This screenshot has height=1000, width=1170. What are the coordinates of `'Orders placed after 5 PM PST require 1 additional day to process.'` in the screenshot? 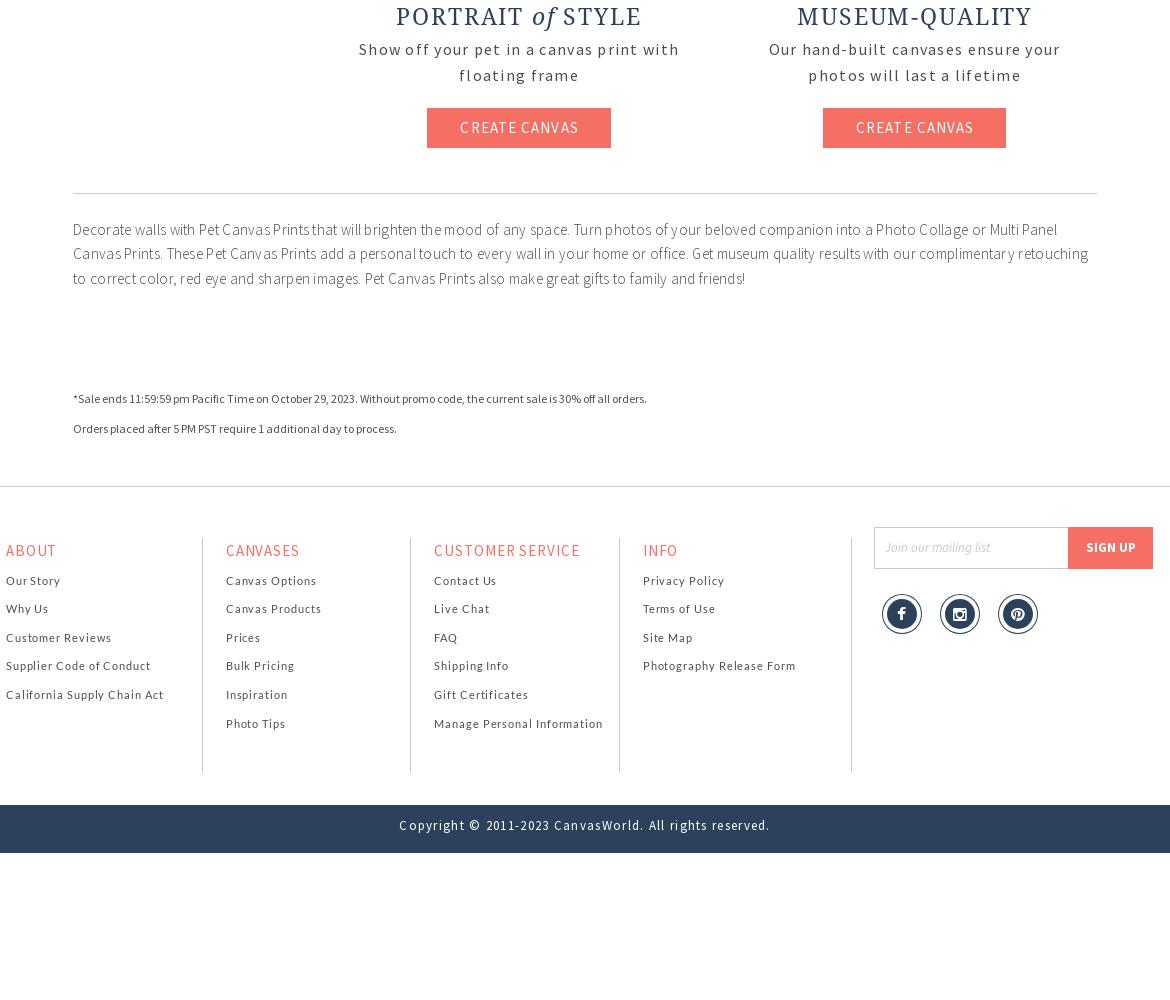 It's located at (73, 427).